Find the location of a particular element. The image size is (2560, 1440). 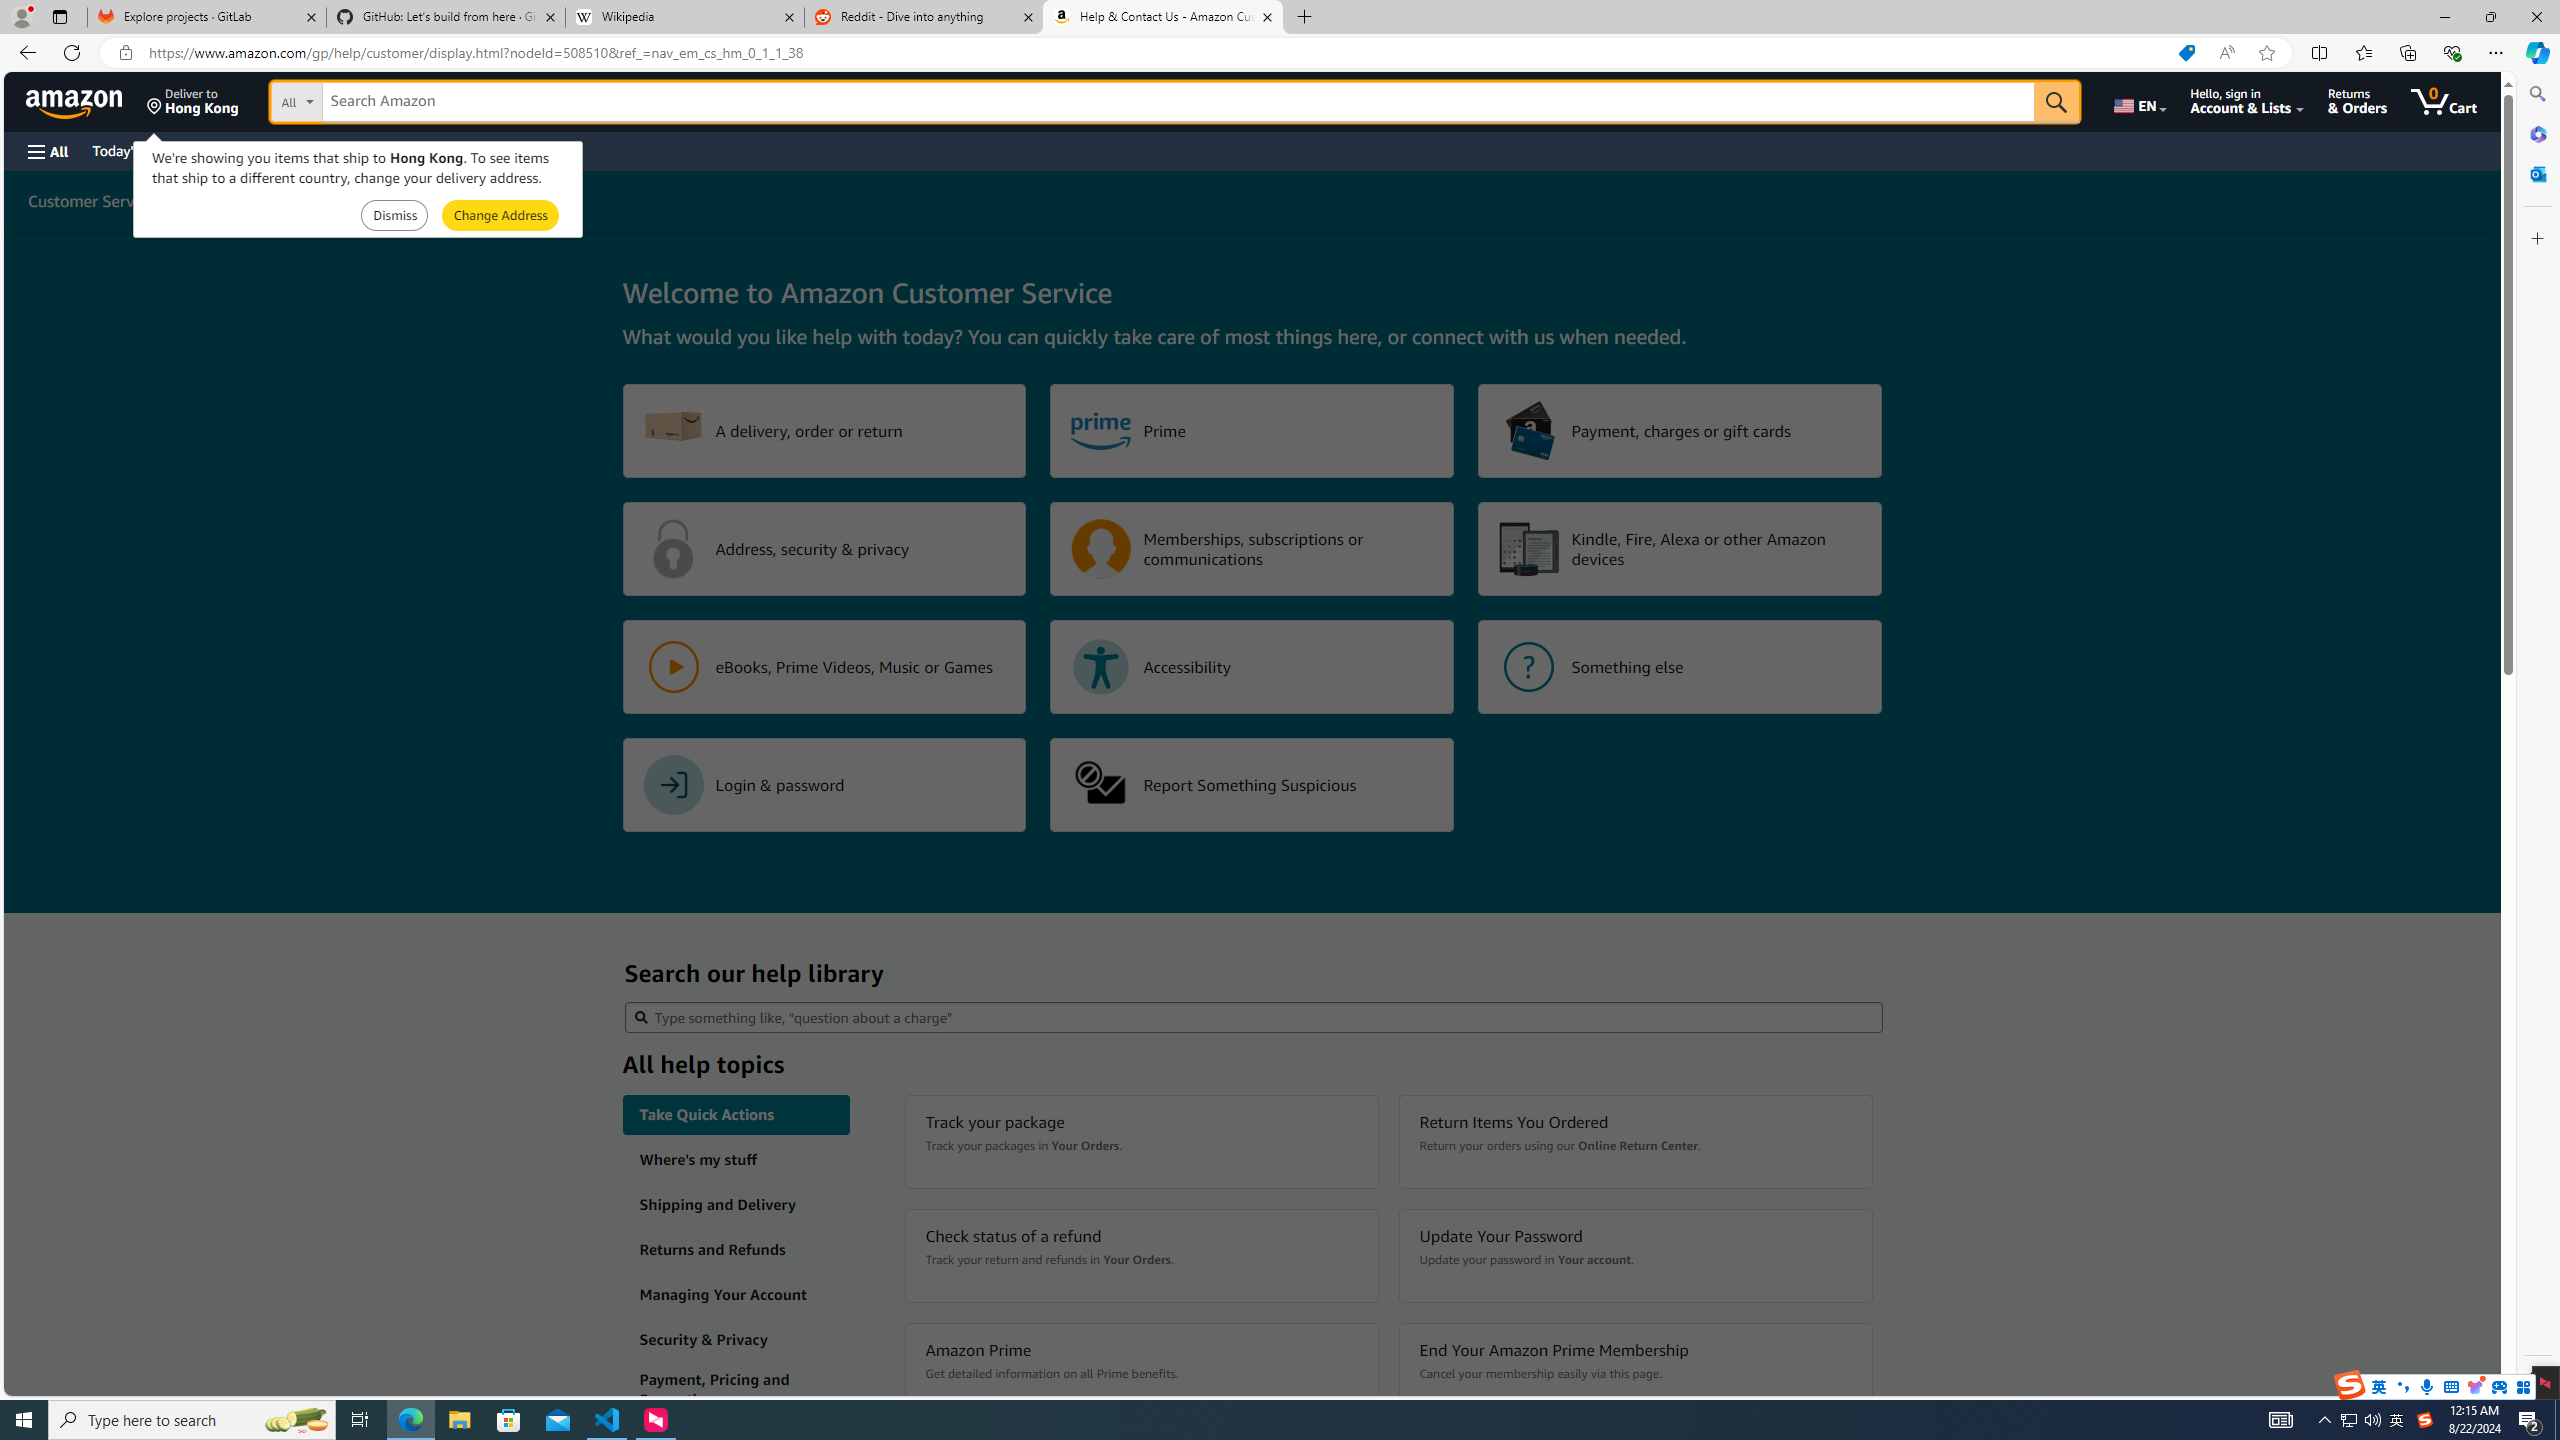

'0 items in cart' is located at coordinates (2442, 100).